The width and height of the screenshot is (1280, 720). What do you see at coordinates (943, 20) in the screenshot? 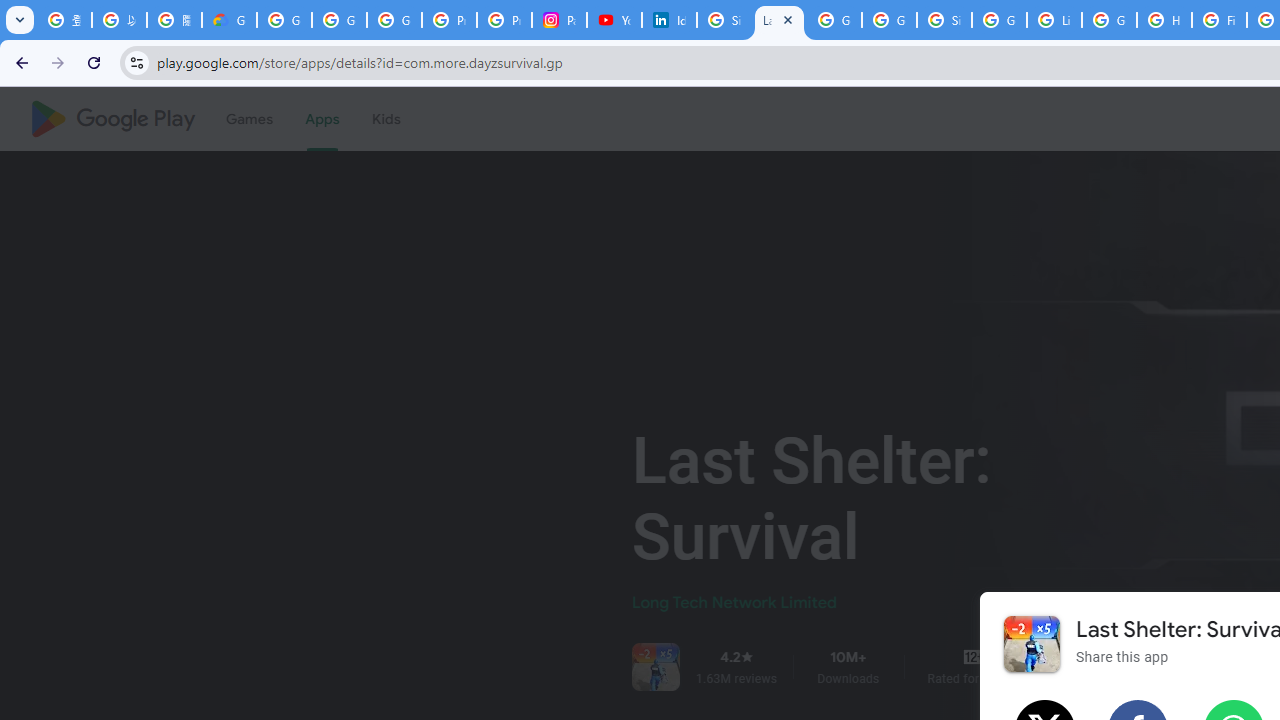
I see `'Sign in - Google Accounts'` at bounding box center [943, 20].